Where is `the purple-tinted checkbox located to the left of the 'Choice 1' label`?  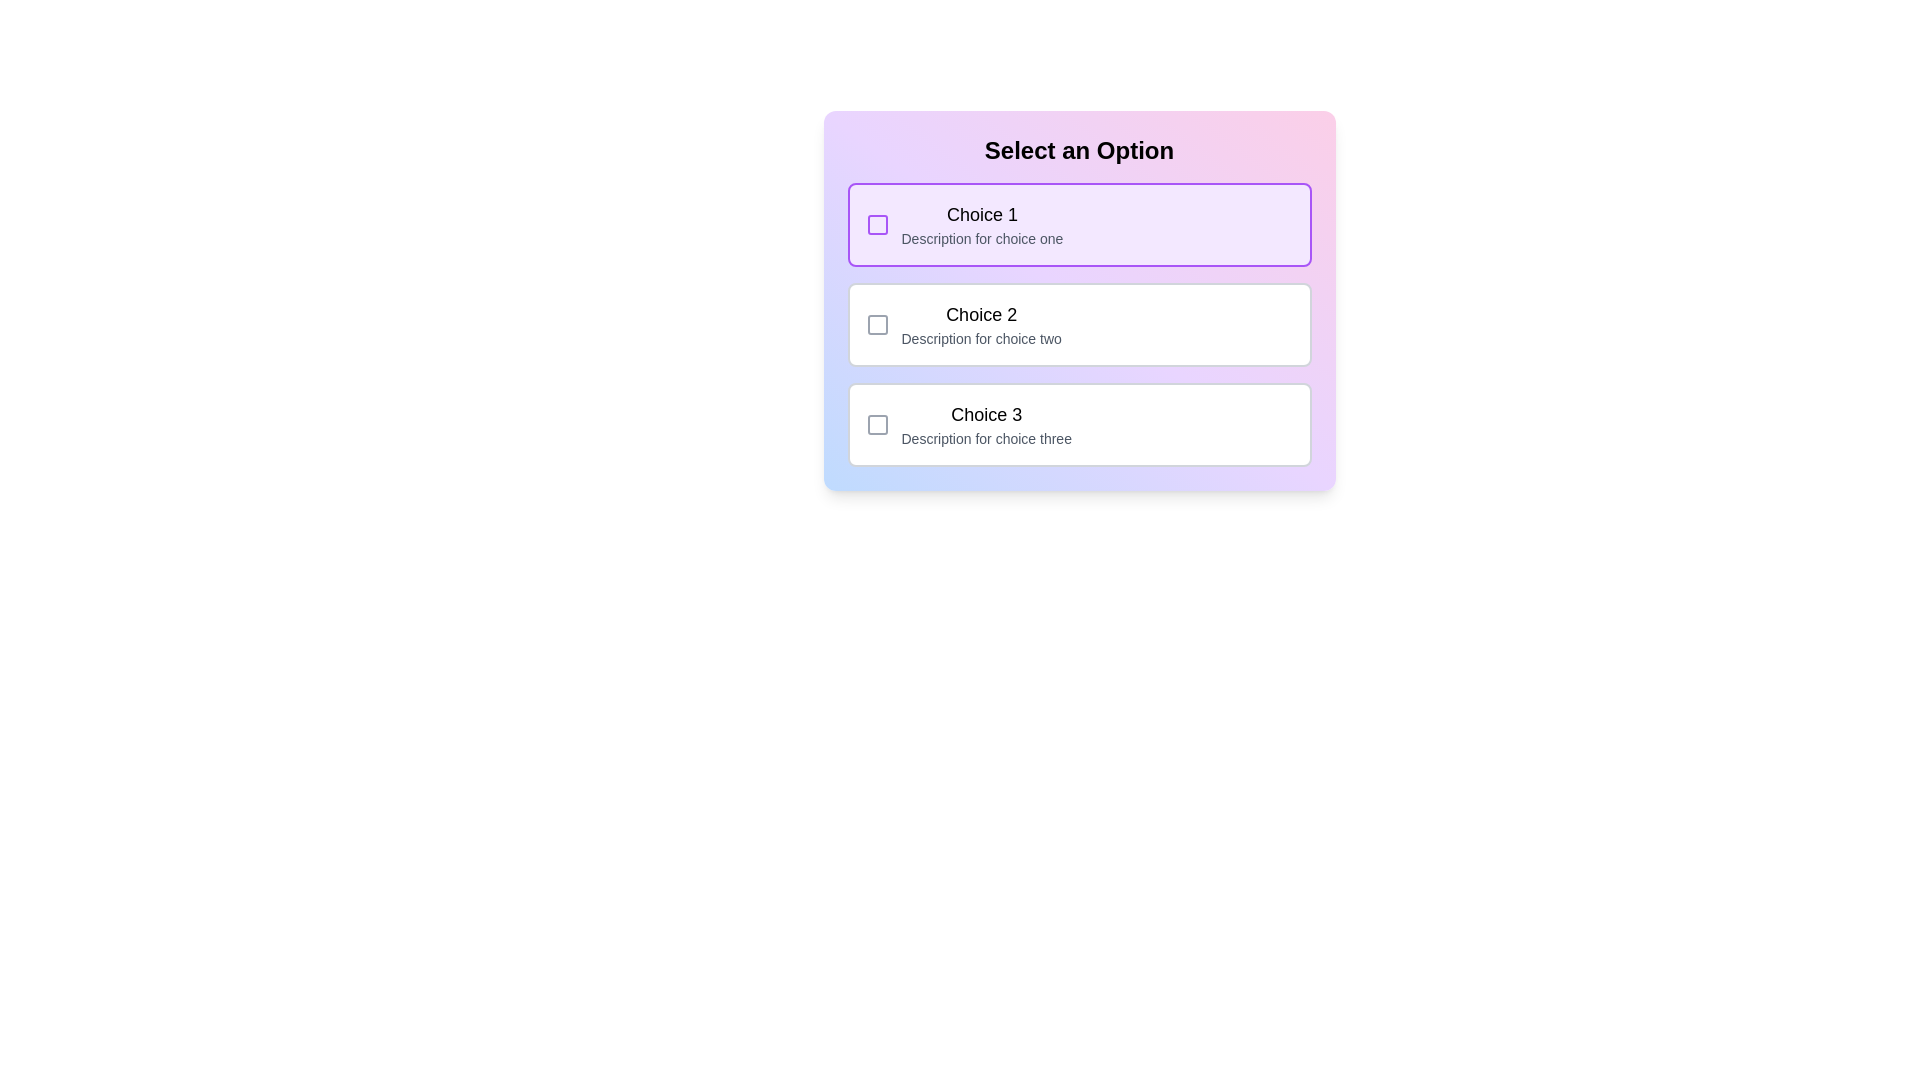
the purple-tinted checkbox located to the left of the 'Choice 1' label is located at coordinates (877, 224).